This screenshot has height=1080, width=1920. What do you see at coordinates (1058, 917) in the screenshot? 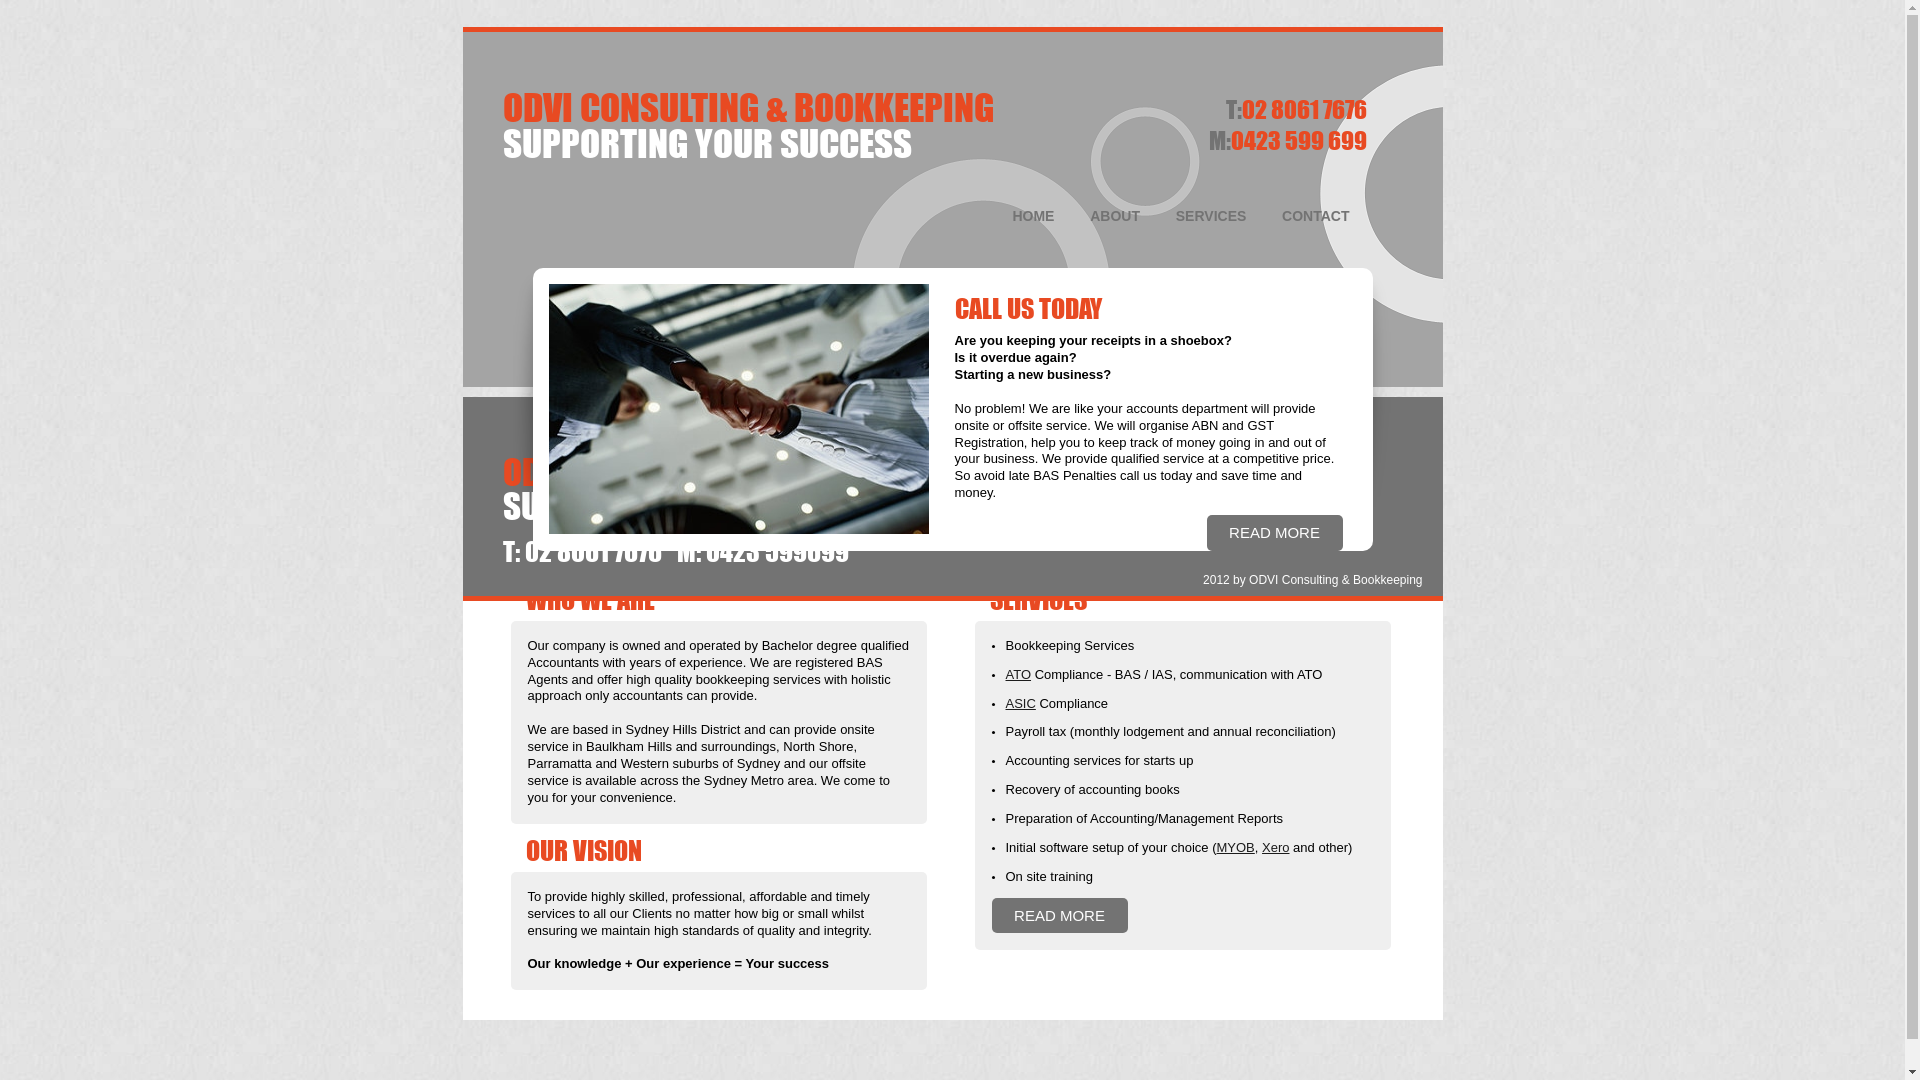
I see `'READ MORE'` at bounding box center [1058, 917].